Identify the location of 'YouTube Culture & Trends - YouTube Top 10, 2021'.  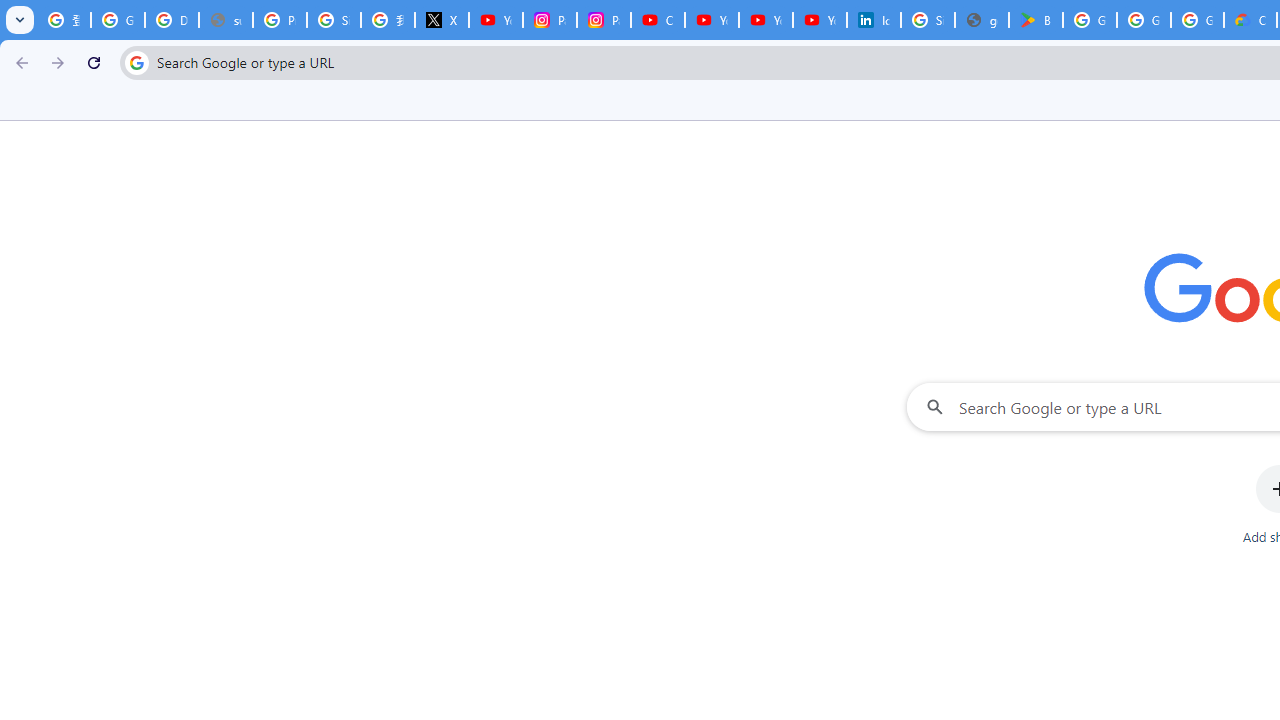
(765, 20).